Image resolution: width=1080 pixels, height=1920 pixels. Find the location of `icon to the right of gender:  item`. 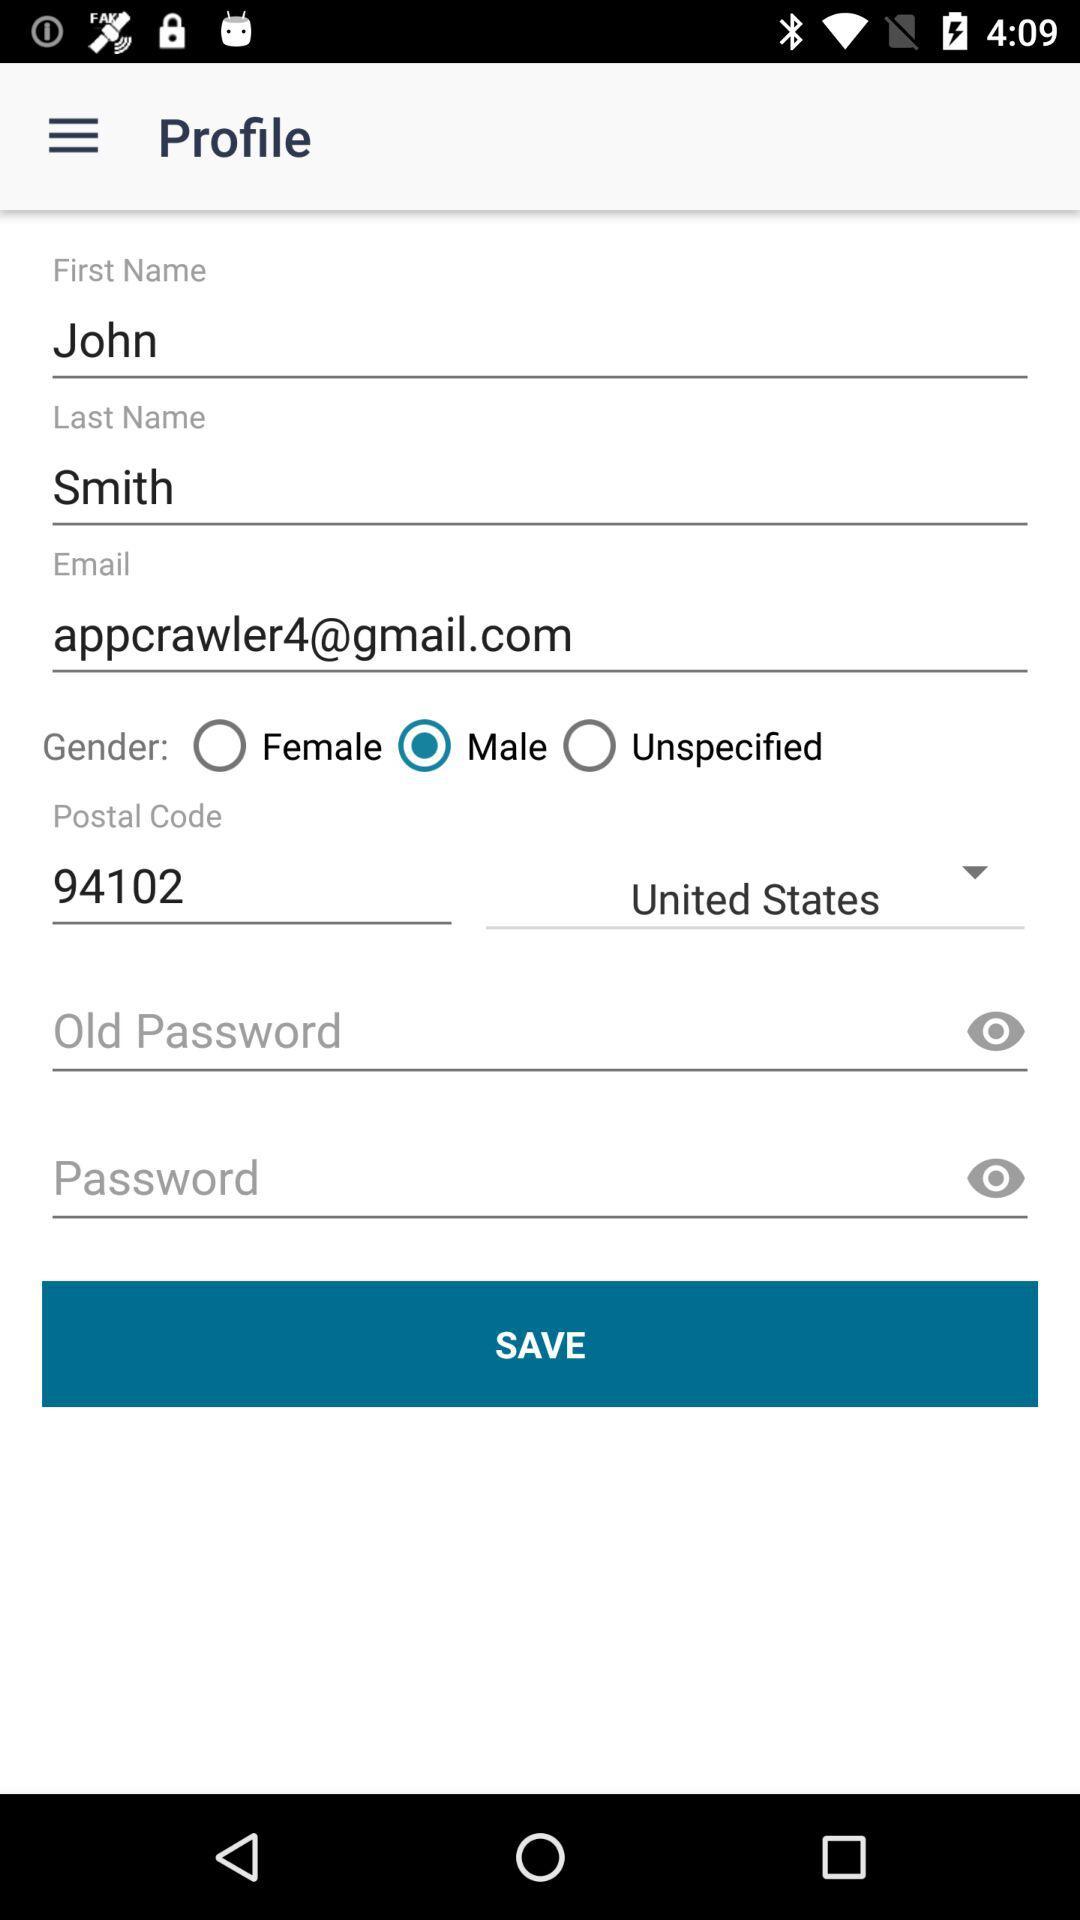

icon to the right of gender:  item is located at coordinates (280, 744).